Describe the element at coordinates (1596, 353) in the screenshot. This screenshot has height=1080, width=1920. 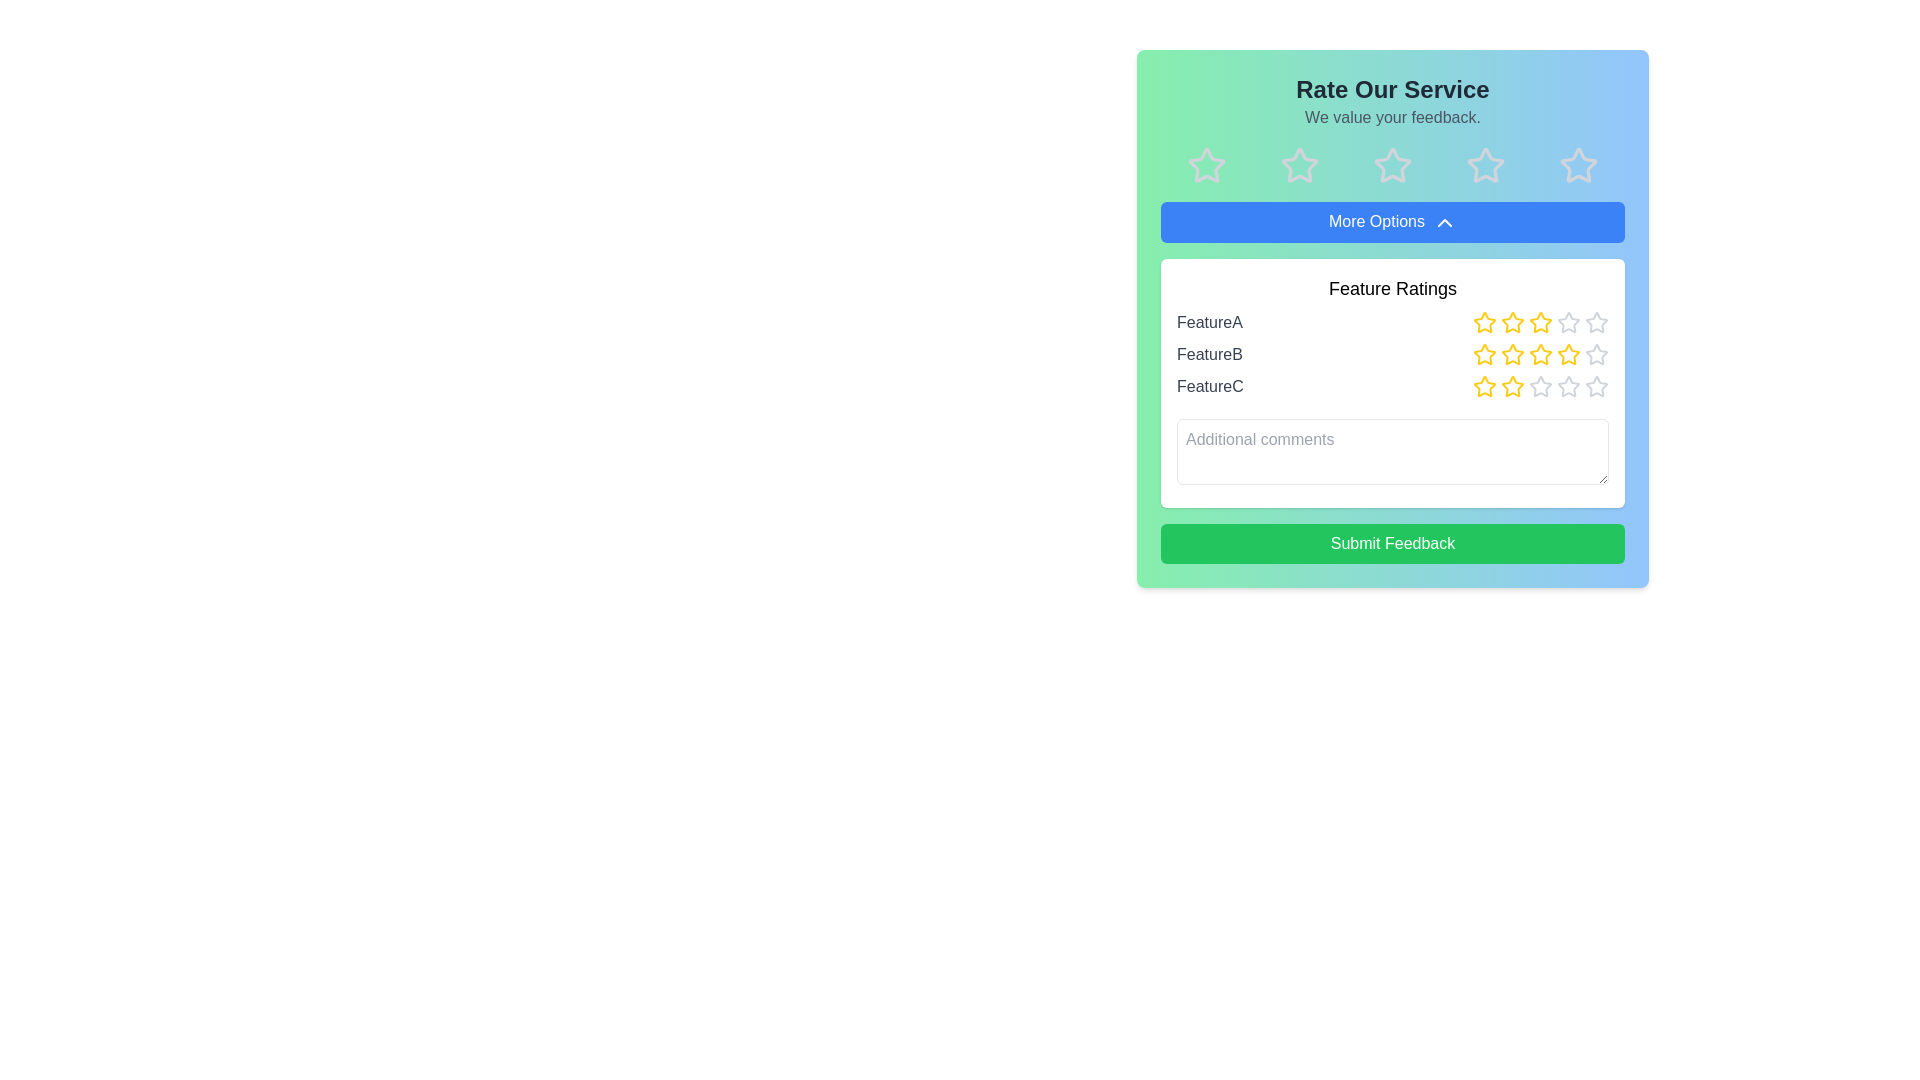
I see `the fifth rating star icon used for rating 'FeatureB'` at that location.